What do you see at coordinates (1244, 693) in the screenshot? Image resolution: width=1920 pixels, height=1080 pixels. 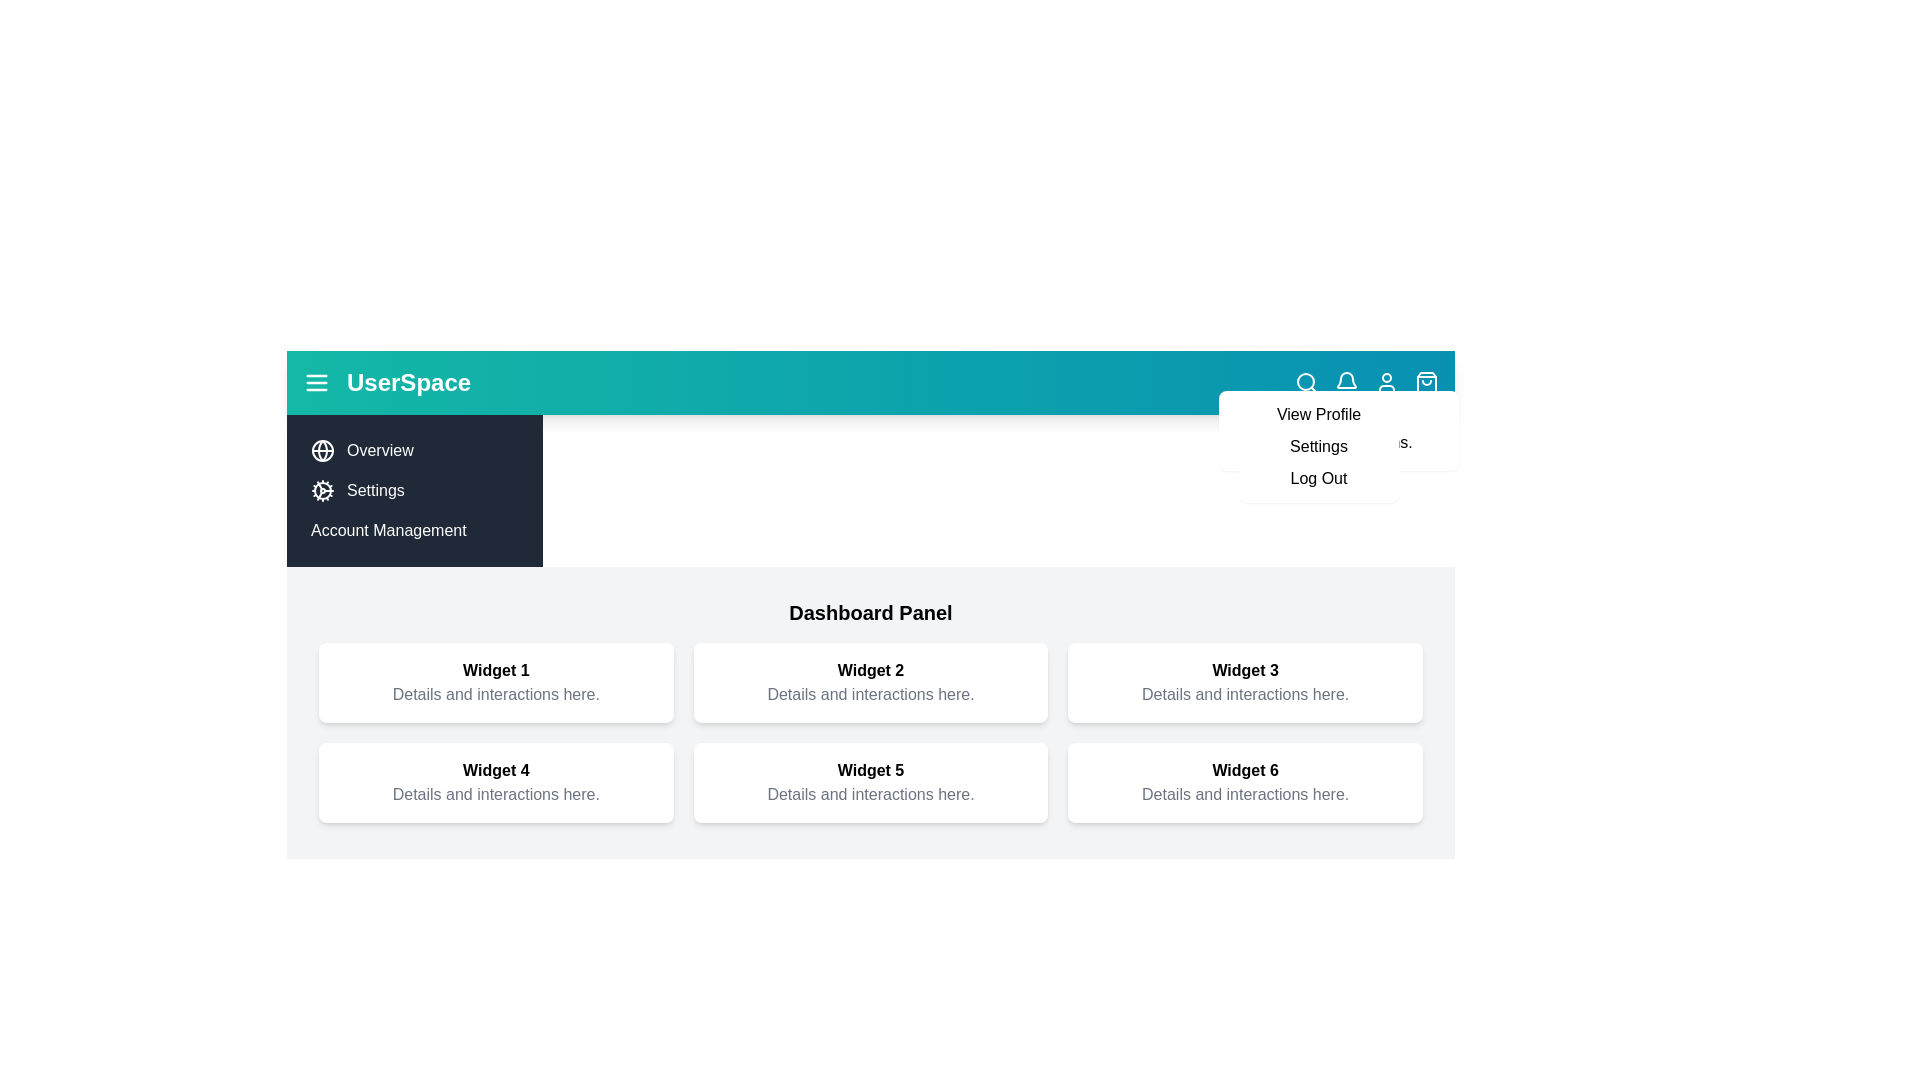 I see `the text label providing additional descriptive information for 'Widget 3' located in the top-right section of the 'Dashboard Panel'` at bounding box center [1244, 693].